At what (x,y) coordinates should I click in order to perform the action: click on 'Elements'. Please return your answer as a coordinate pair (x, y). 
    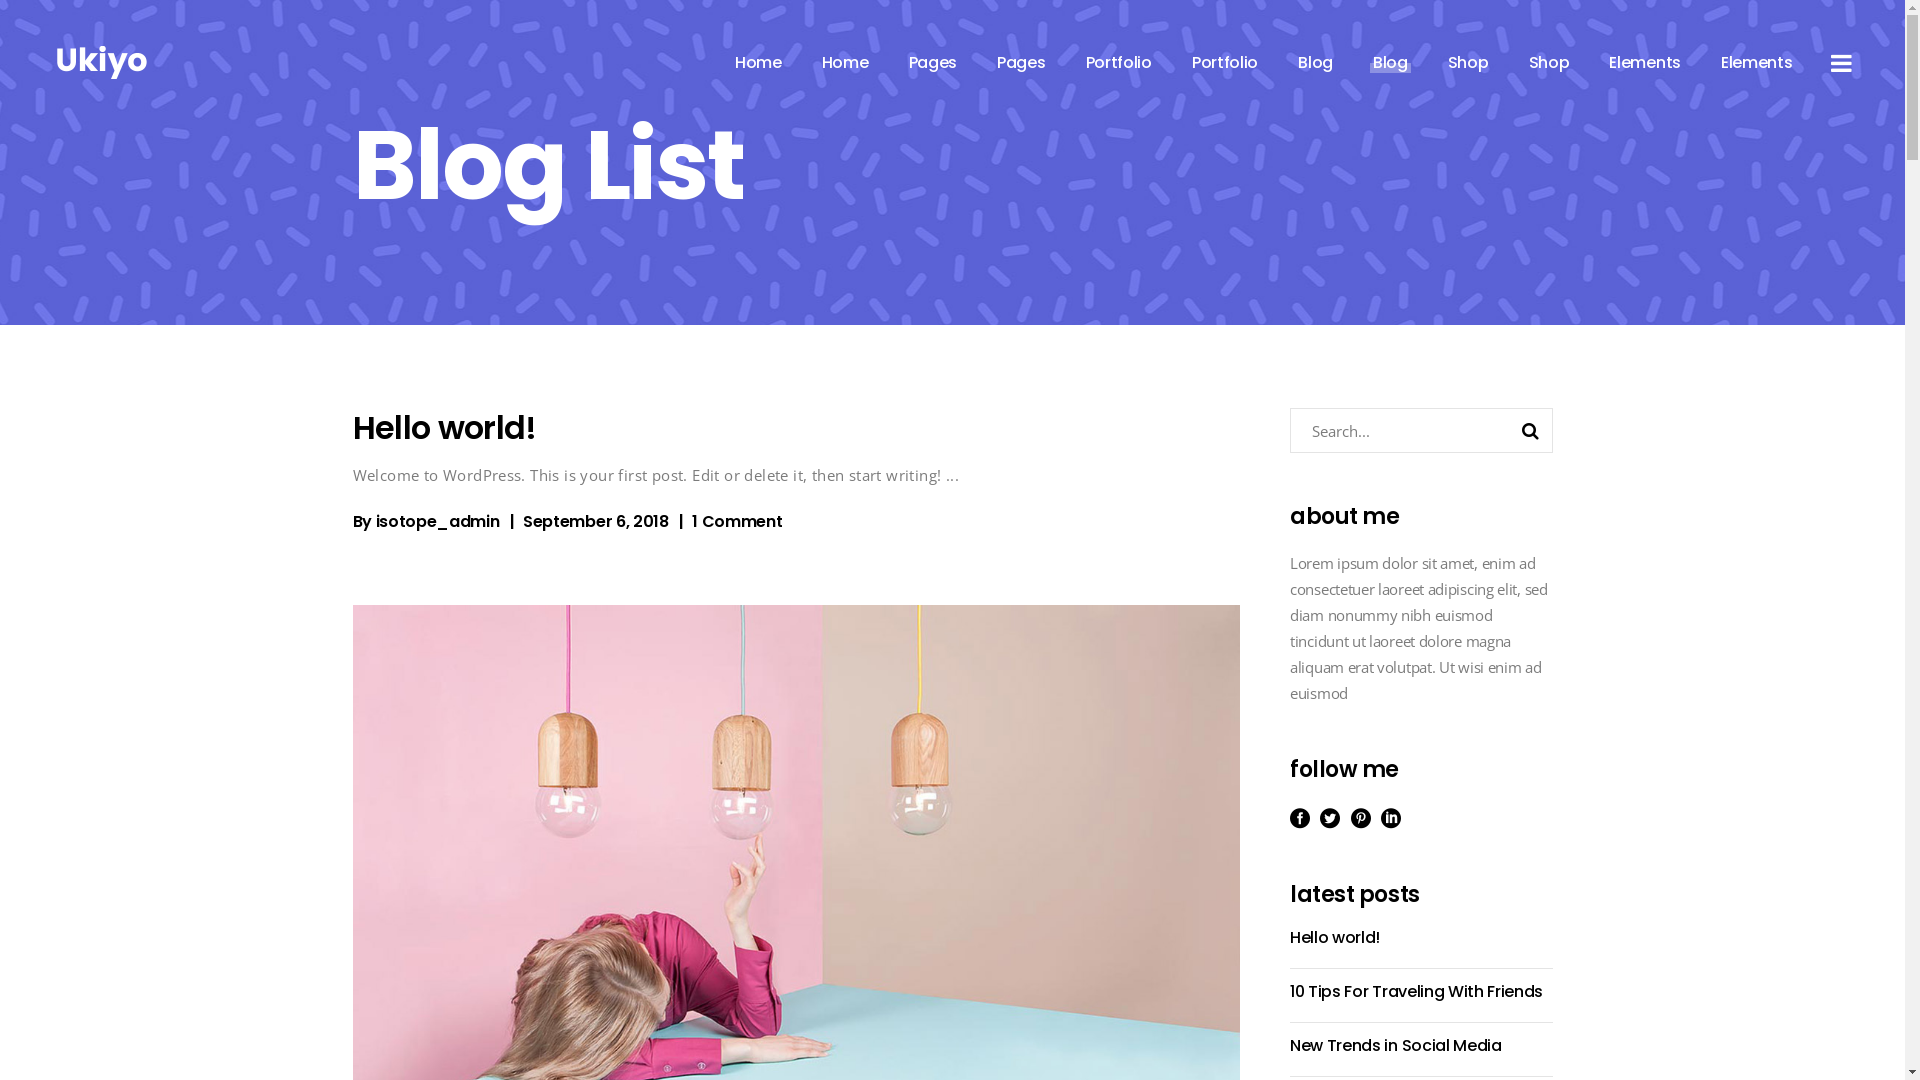
    Looking at the image, I should click on (1755, 61).